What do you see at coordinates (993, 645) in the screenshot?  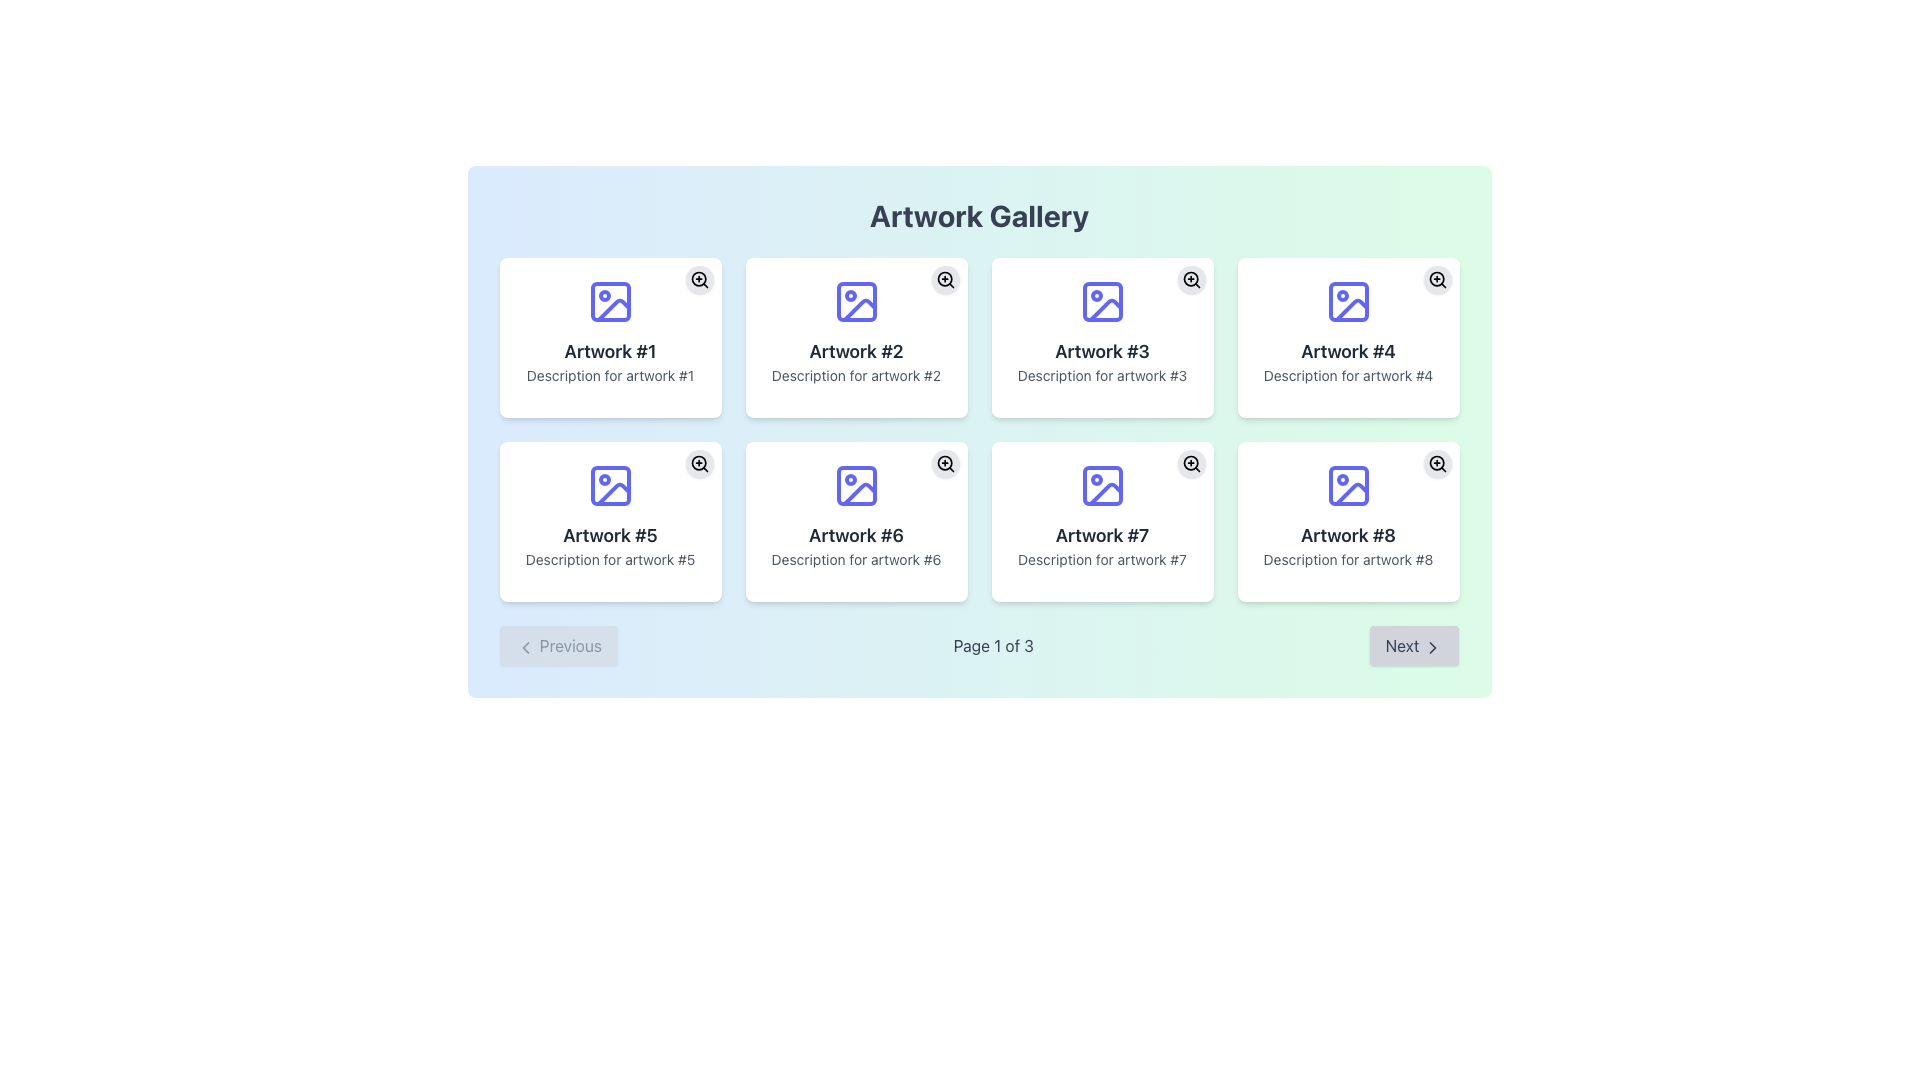 I see `the Text label that displays the current page and total number of pages in the pagination system, located between the 'Previous' and 'Next' buttons at the bottom center of the layout` at bounding box center [993, 645].